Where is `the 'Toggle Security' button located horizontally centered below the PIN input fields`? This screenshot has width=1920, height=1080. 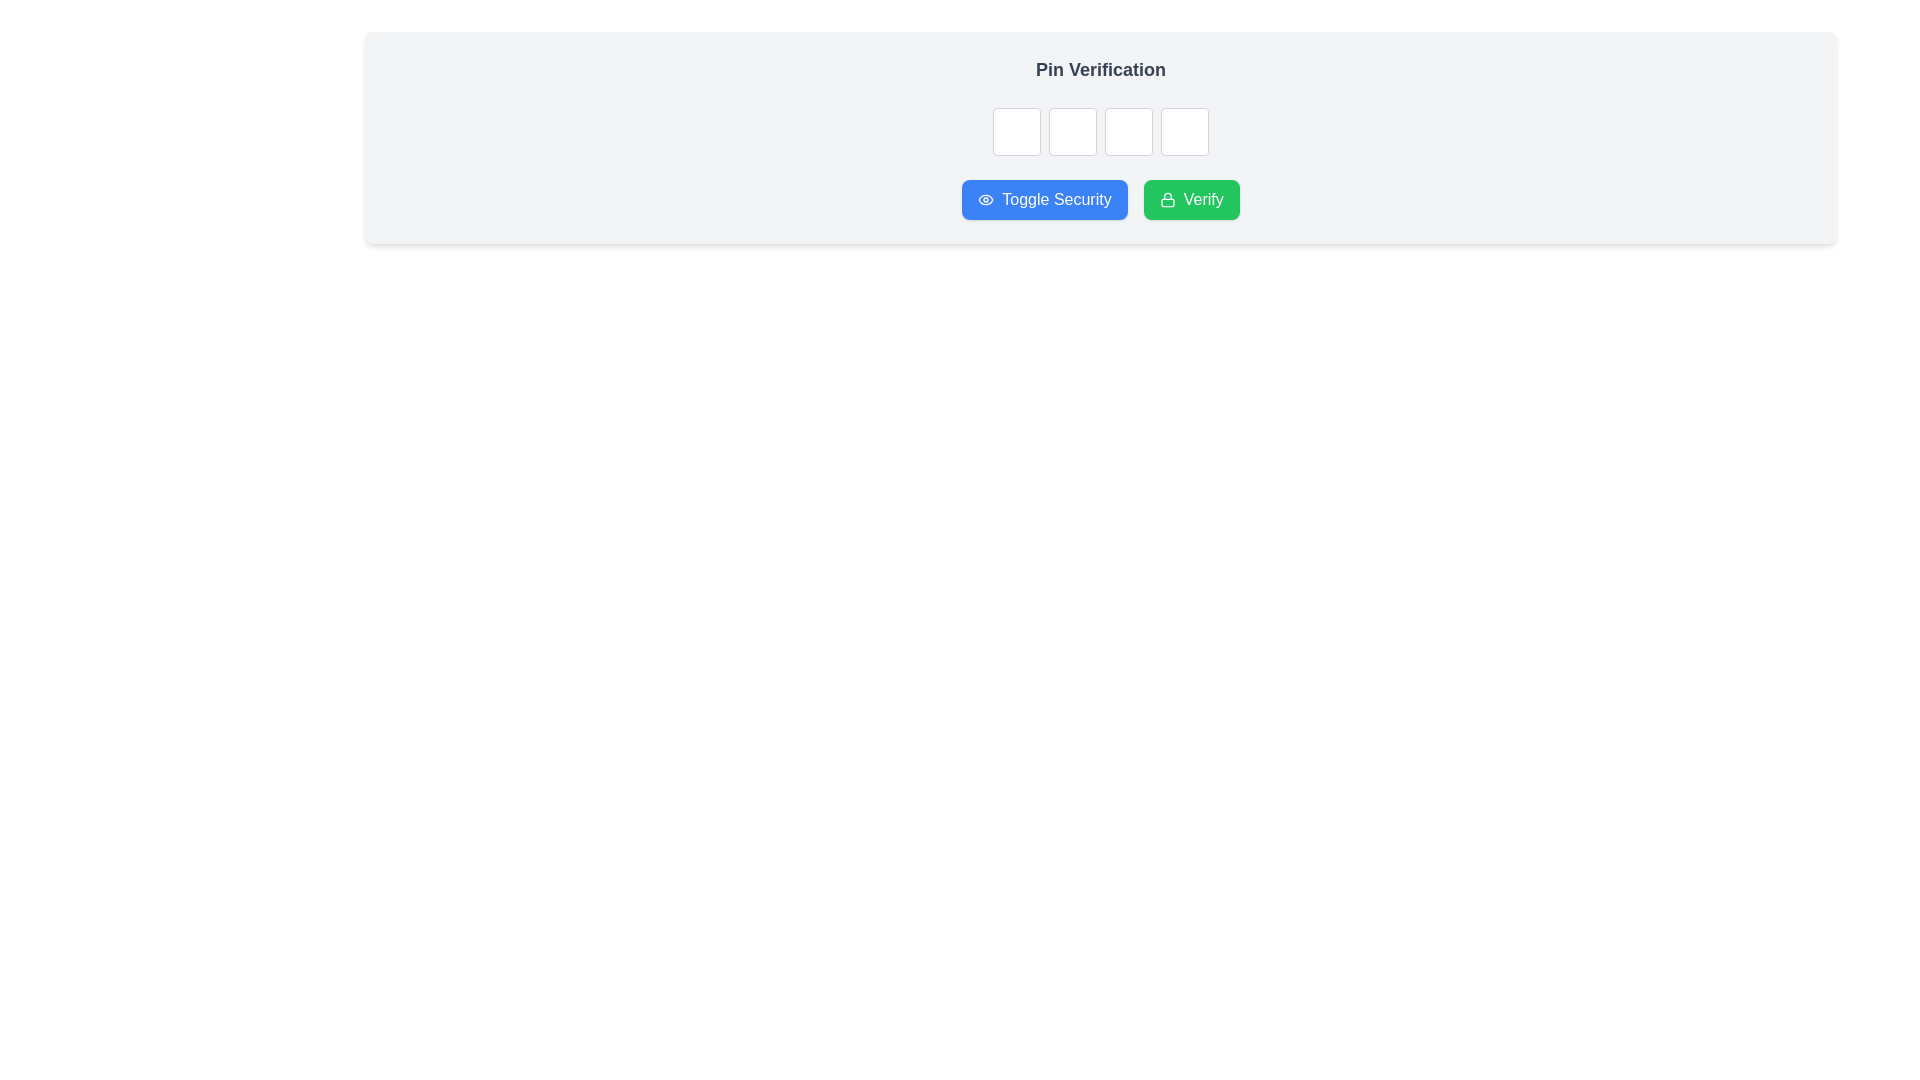 the 'Toggle Security' button located horizontally centered below the PIN input fields is located at coordinates (986, 200).